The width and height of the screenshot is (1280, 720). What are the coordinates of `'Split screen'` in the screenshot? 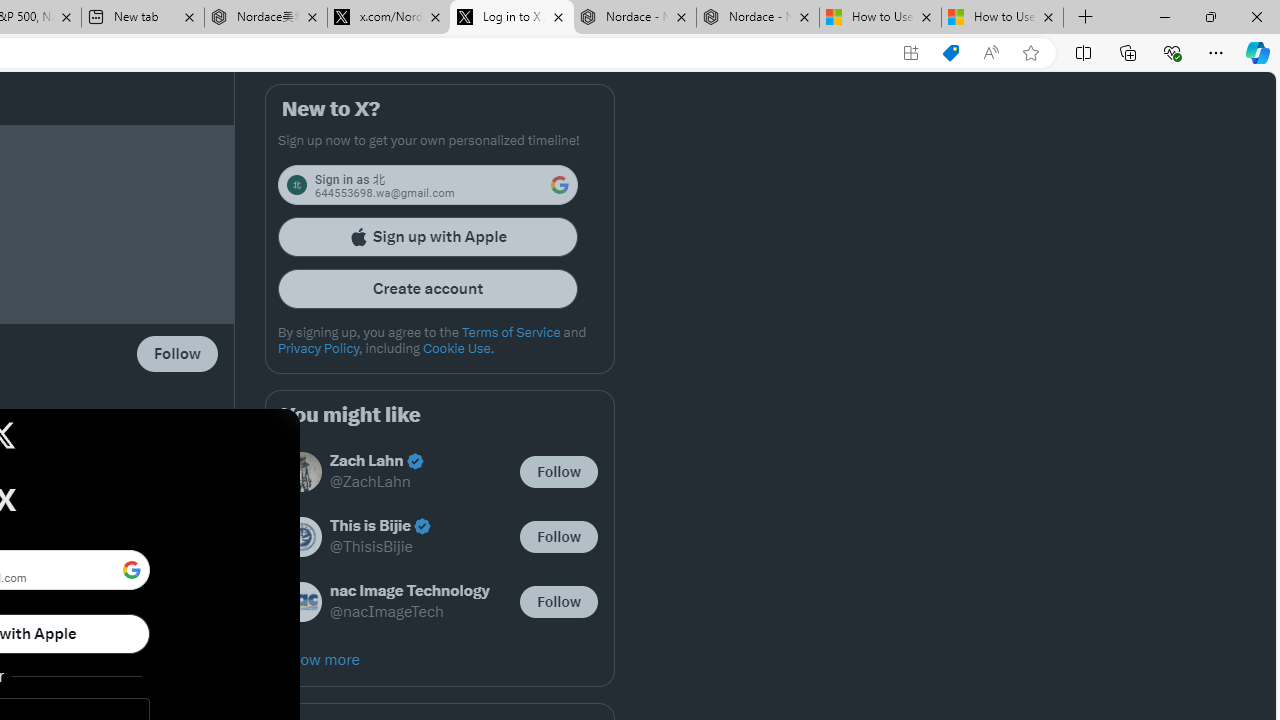 It's located at (1082, 51).